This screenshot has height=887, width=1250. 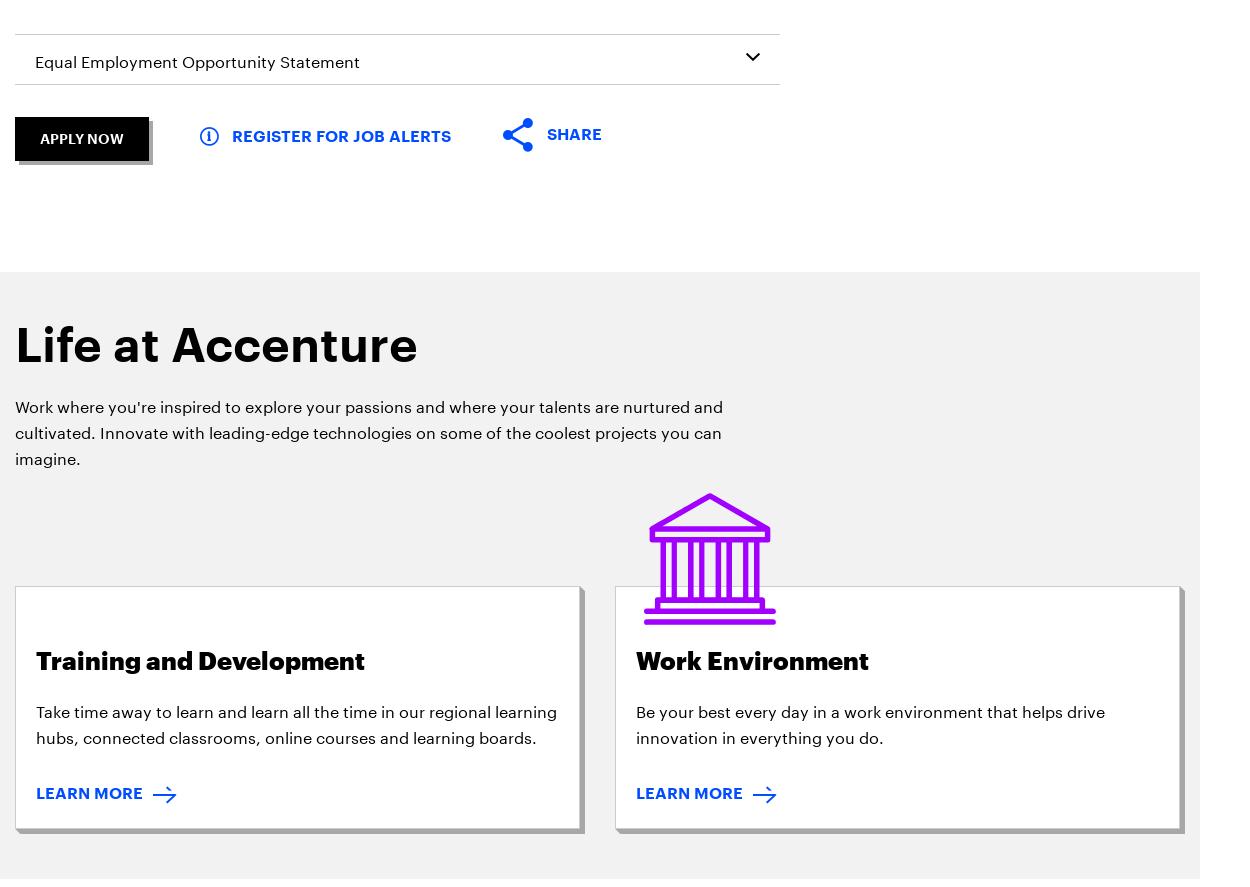 What do you see at coordinates (387, 382) in the screenshot?
I see `'Cookie Policy'` at bounding box center [387, 382].